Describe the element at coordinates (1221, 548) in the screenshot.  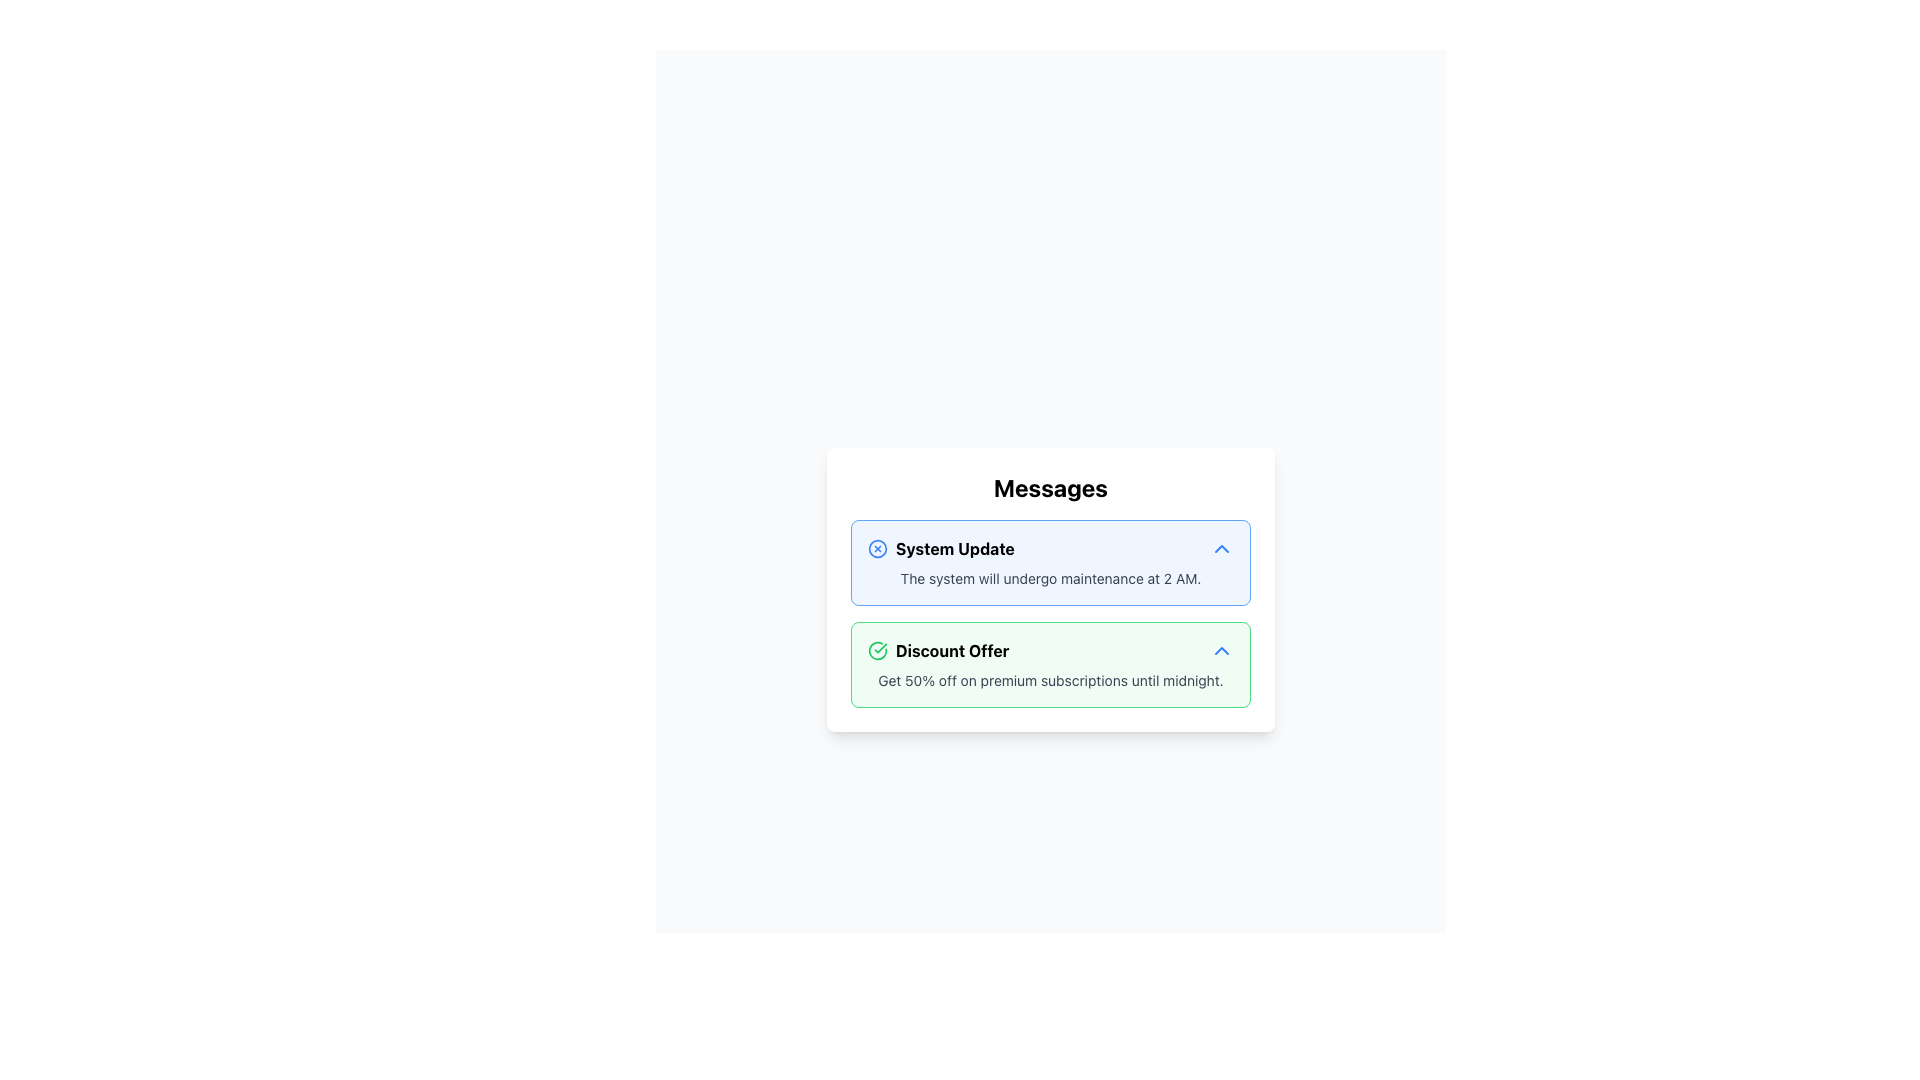
I see `the first interactive chevron icon in the 'System Update' section` at that location.